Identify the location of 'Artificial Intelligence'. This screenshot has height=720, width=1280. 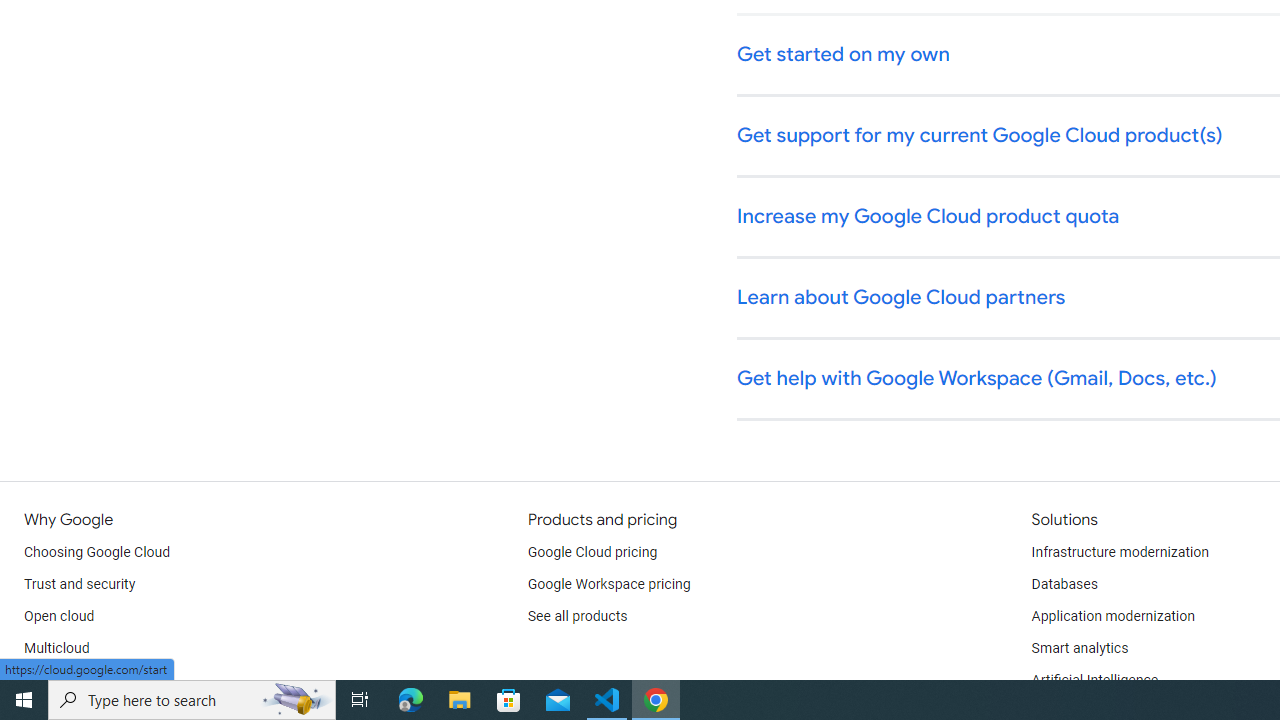
(1093, 680).